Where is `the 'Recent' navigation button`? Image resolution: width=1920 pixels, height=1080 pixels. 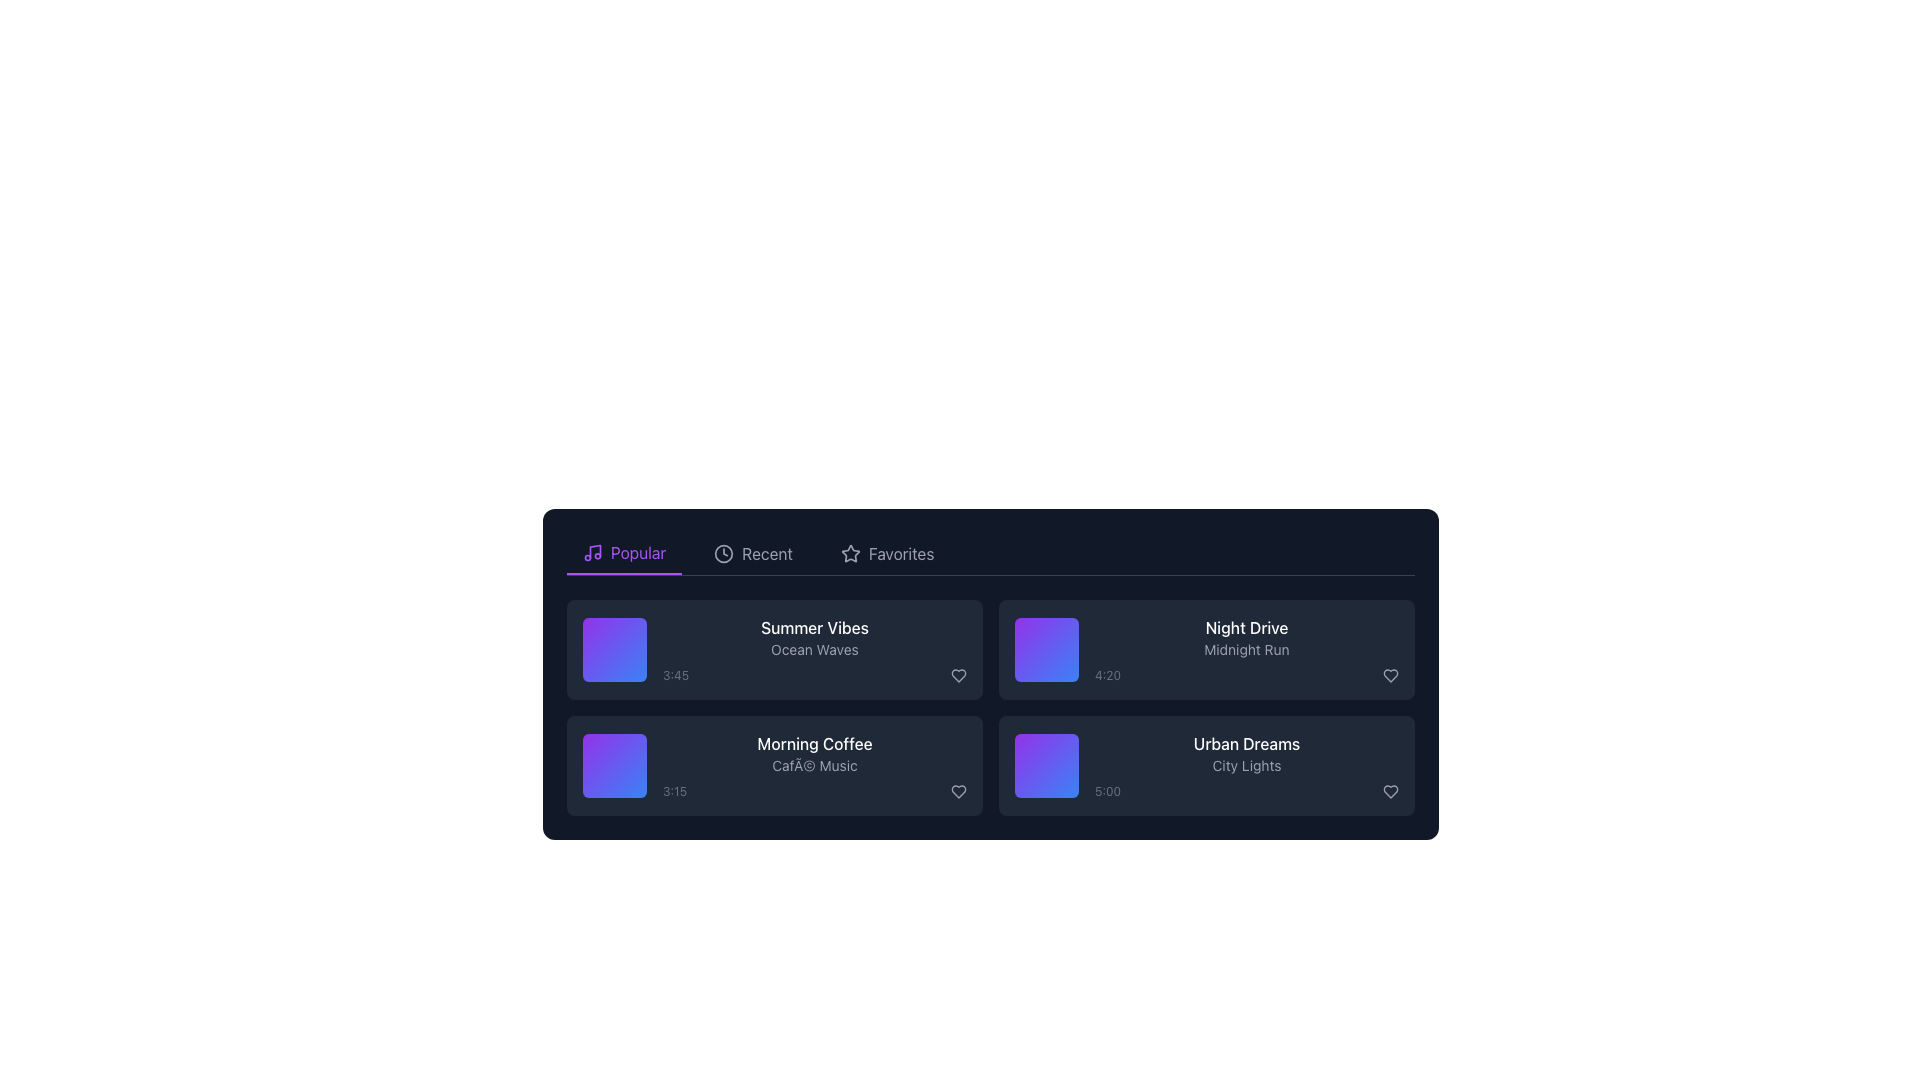 the 'Recent' navigation button is located at coordinates (752, 554).